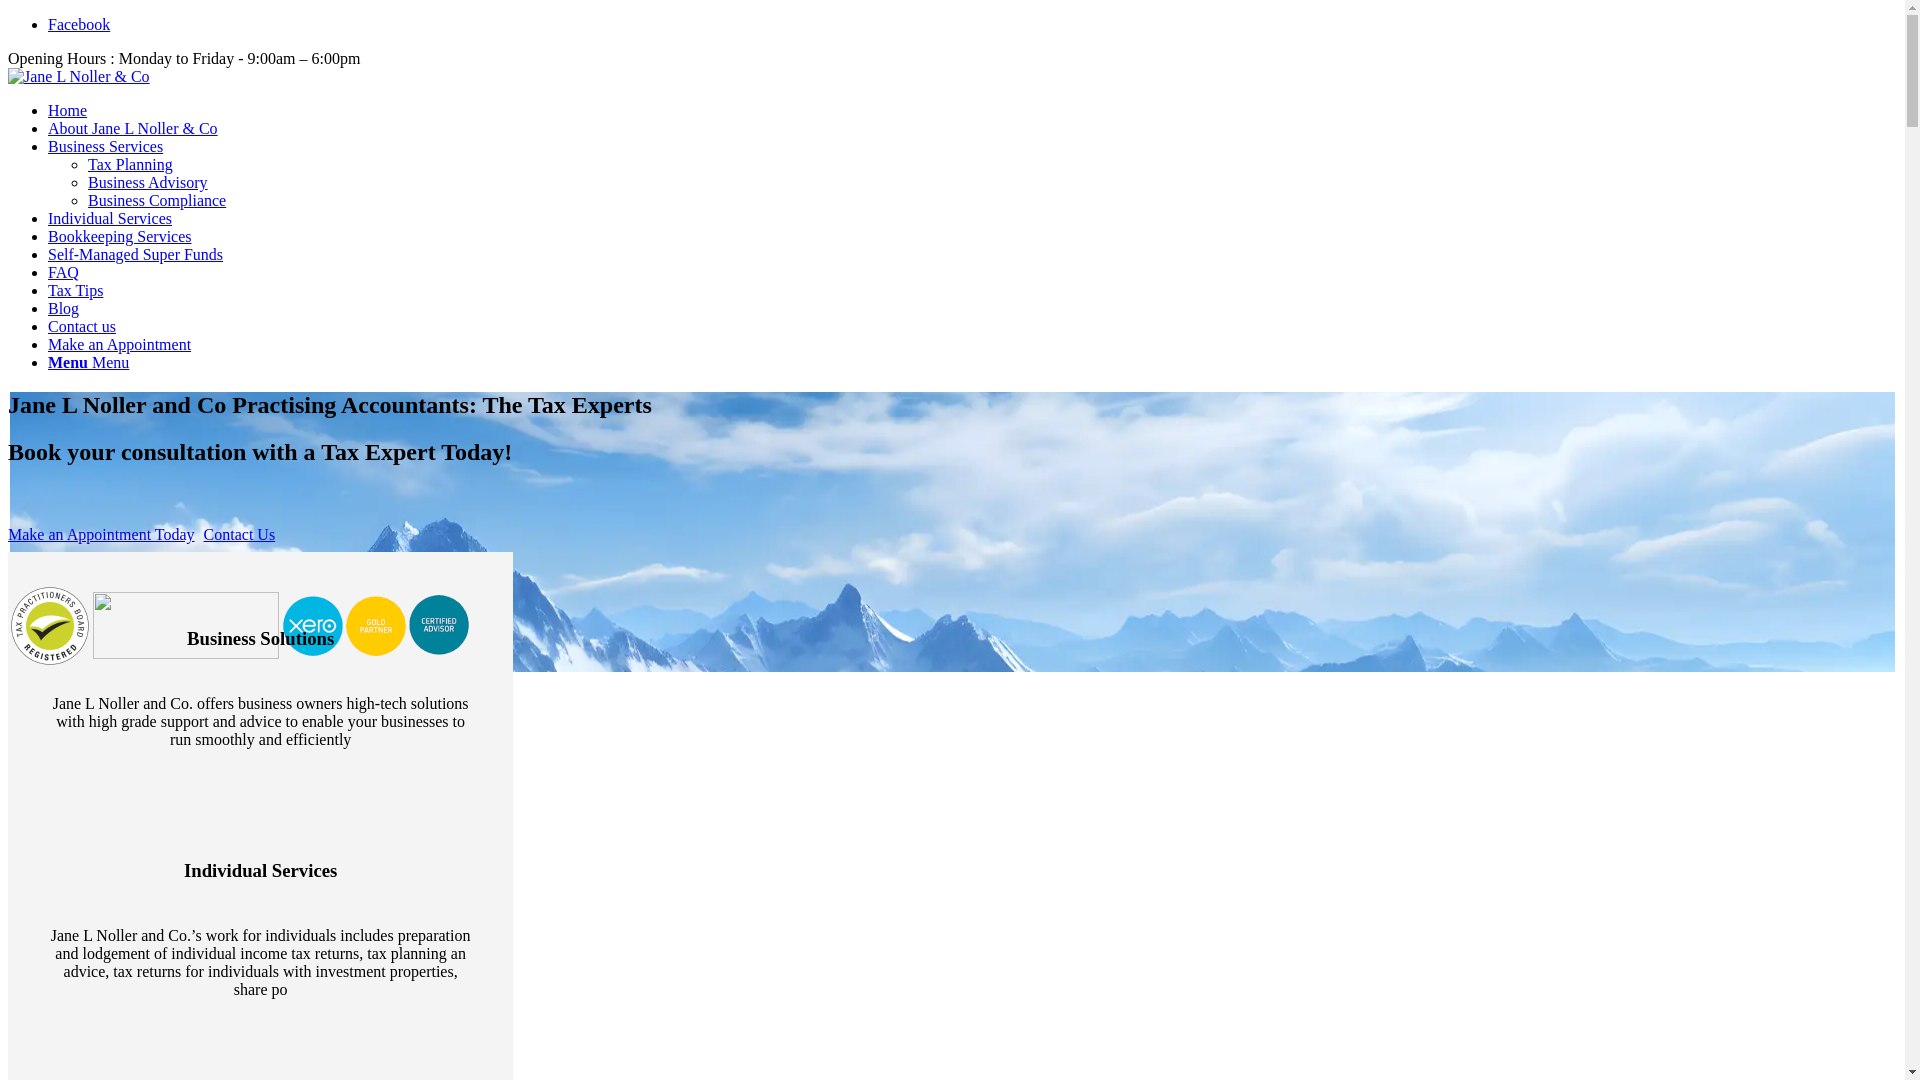 The width and height of the screenshot is (1920, 1080). Describe the element at coordinates (75, 290) in the screenshot. I see `'Tax Tips'` at that location.